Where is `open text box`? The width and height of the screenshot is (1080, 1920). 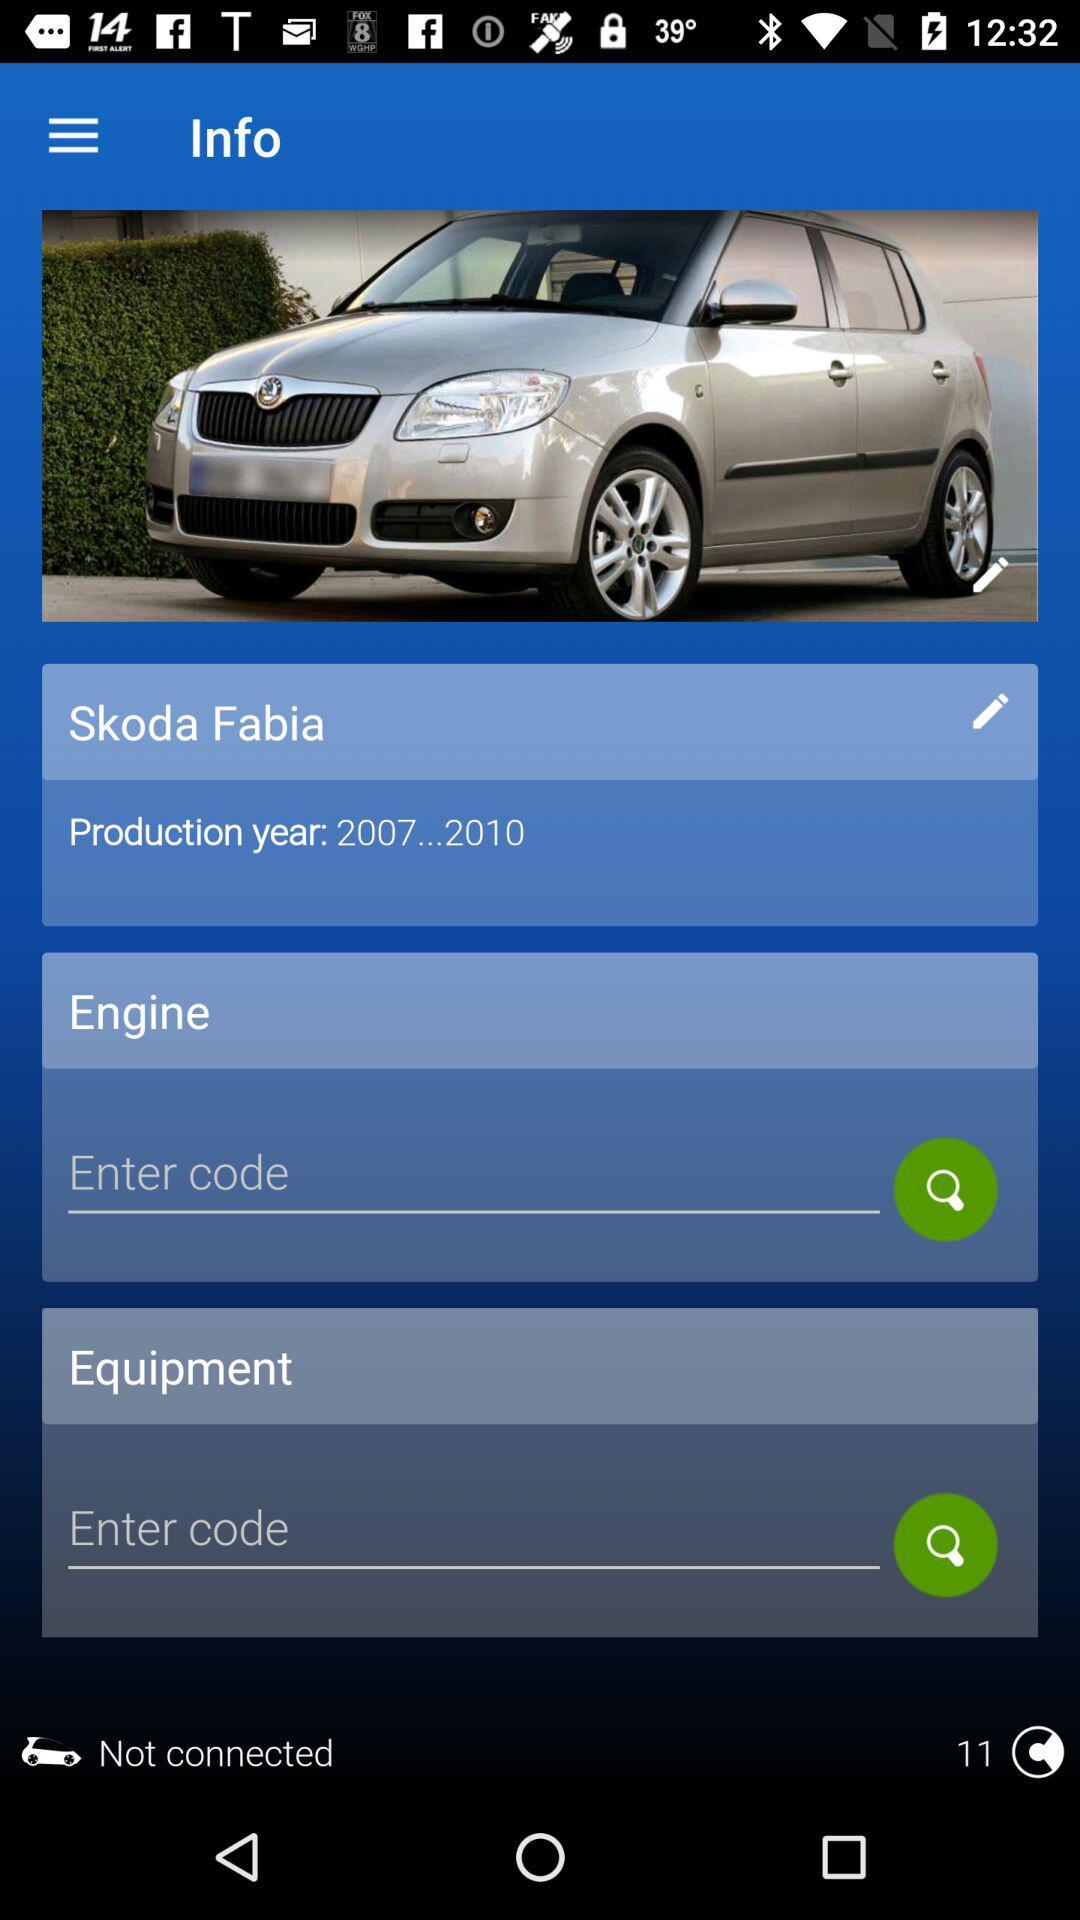
open text box is located at coordinates (474, 1175).